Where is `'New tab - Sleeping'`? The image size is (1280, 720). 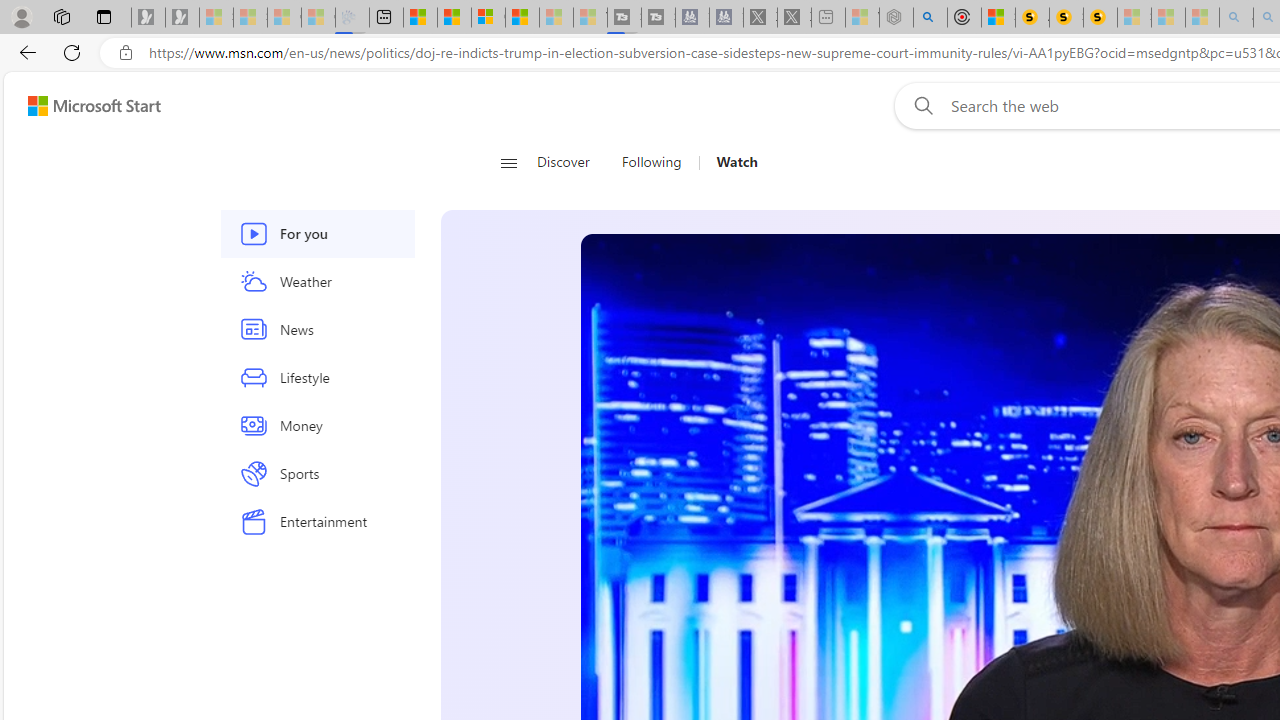
'New tab - Sleeping' is located at coordinates (828, 17).